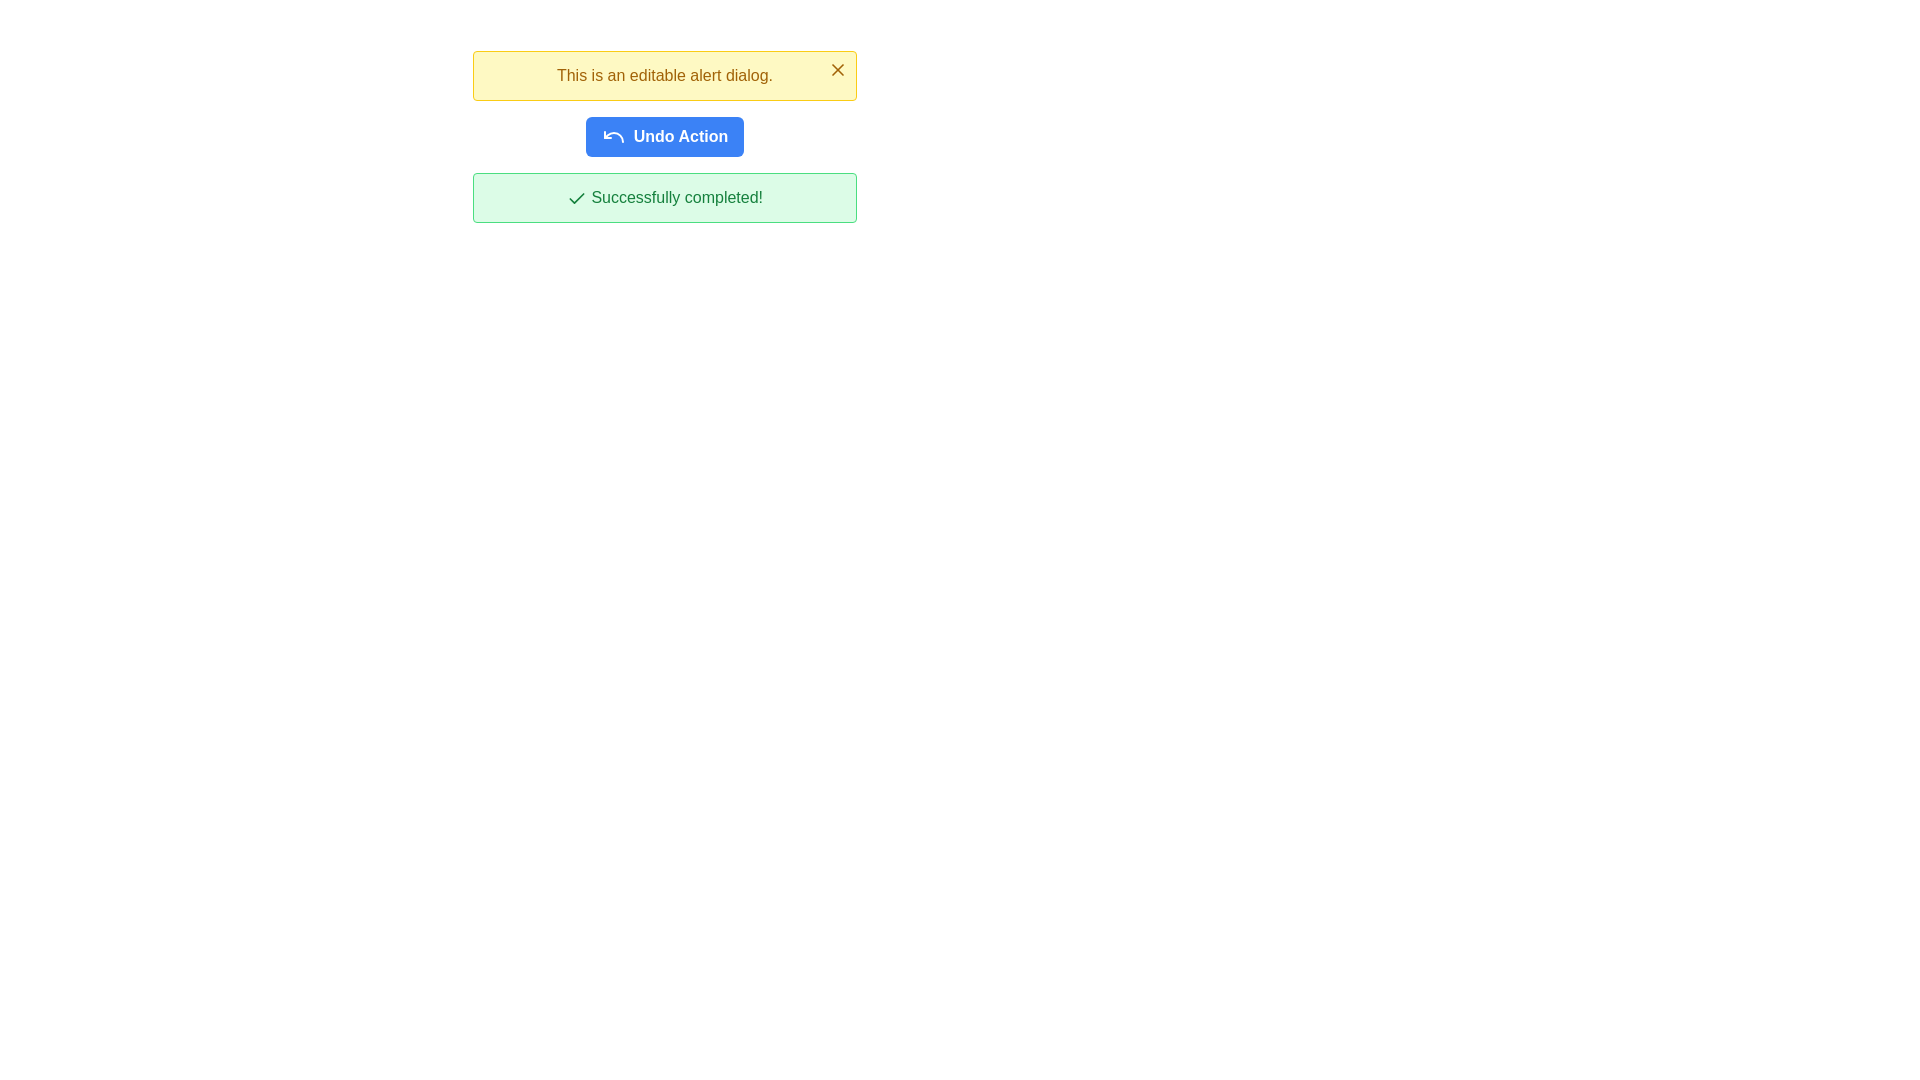  What do you see at coordinates (665, 136) in the screenshot?
I see `the centrally positioned undo button located below the yellow alert box and above the green confirmation message` at bounding box center [665, 136].